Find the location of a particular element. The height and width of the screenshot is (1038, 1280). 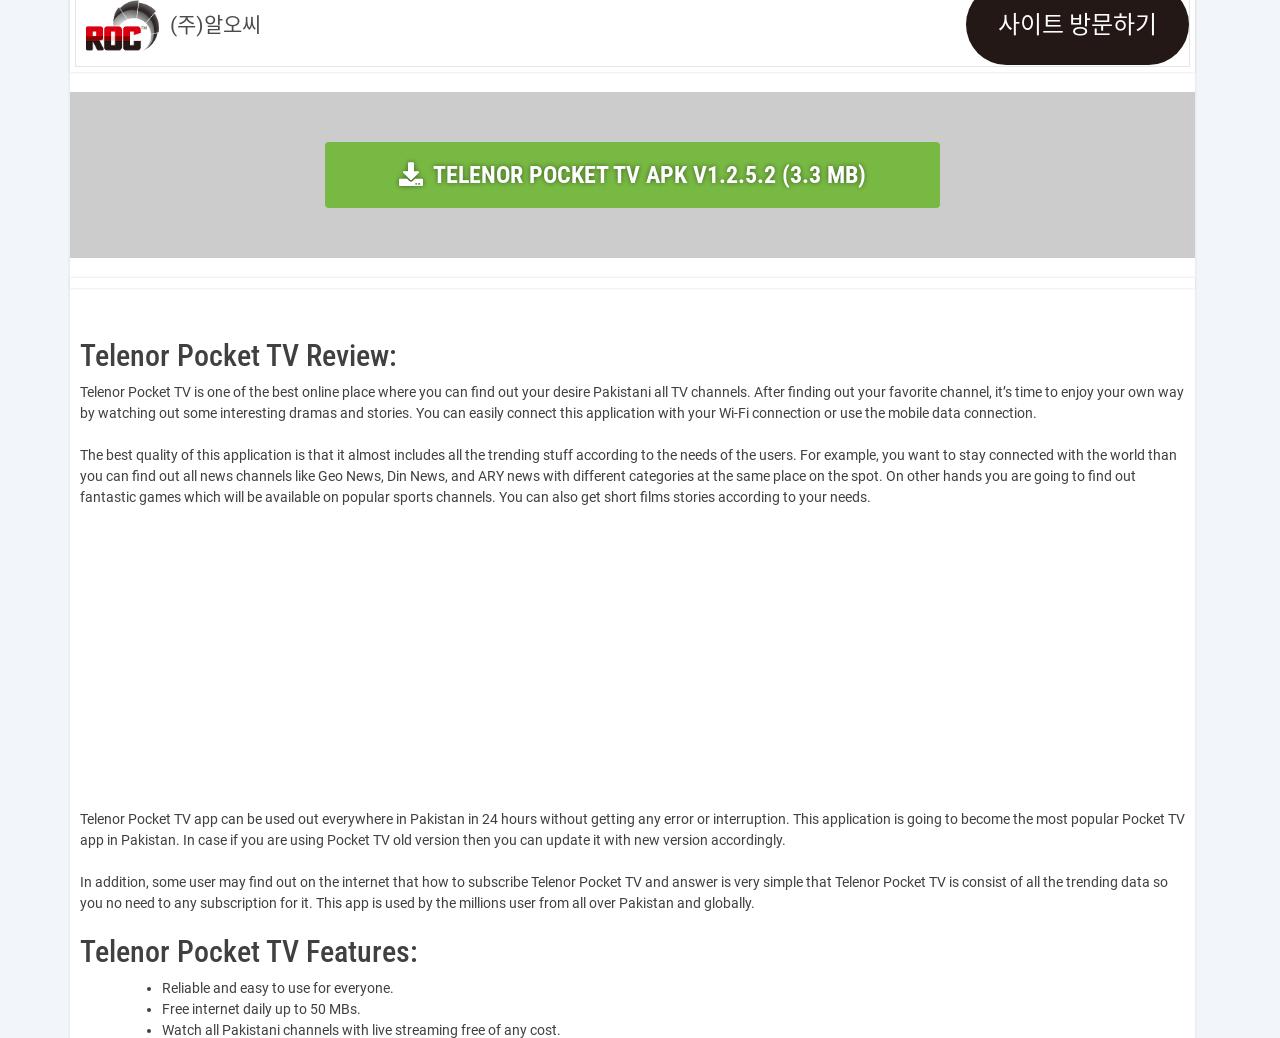

'place' is located at coordinates (342, 391).